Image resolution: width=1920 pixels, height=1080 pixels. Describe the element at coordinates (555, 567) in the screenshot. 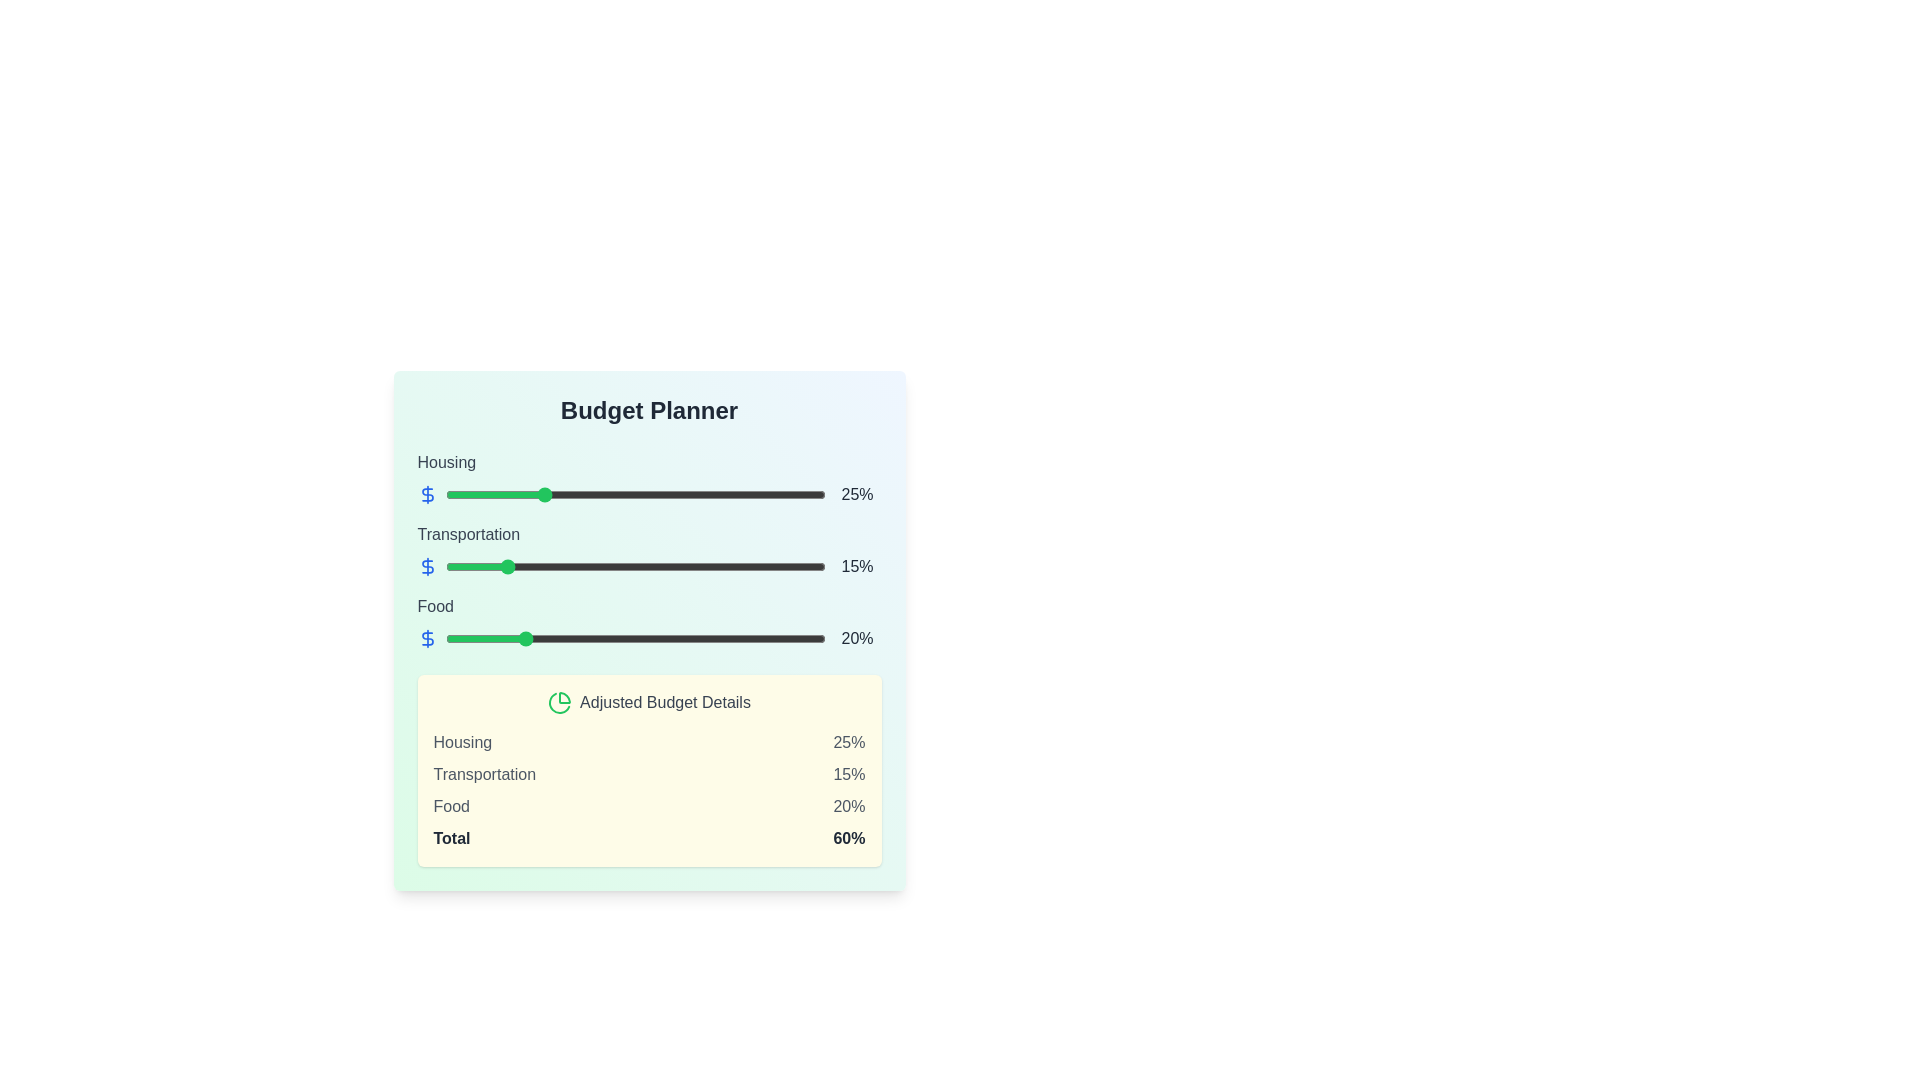

I see `transportation budget percentage` at that location.